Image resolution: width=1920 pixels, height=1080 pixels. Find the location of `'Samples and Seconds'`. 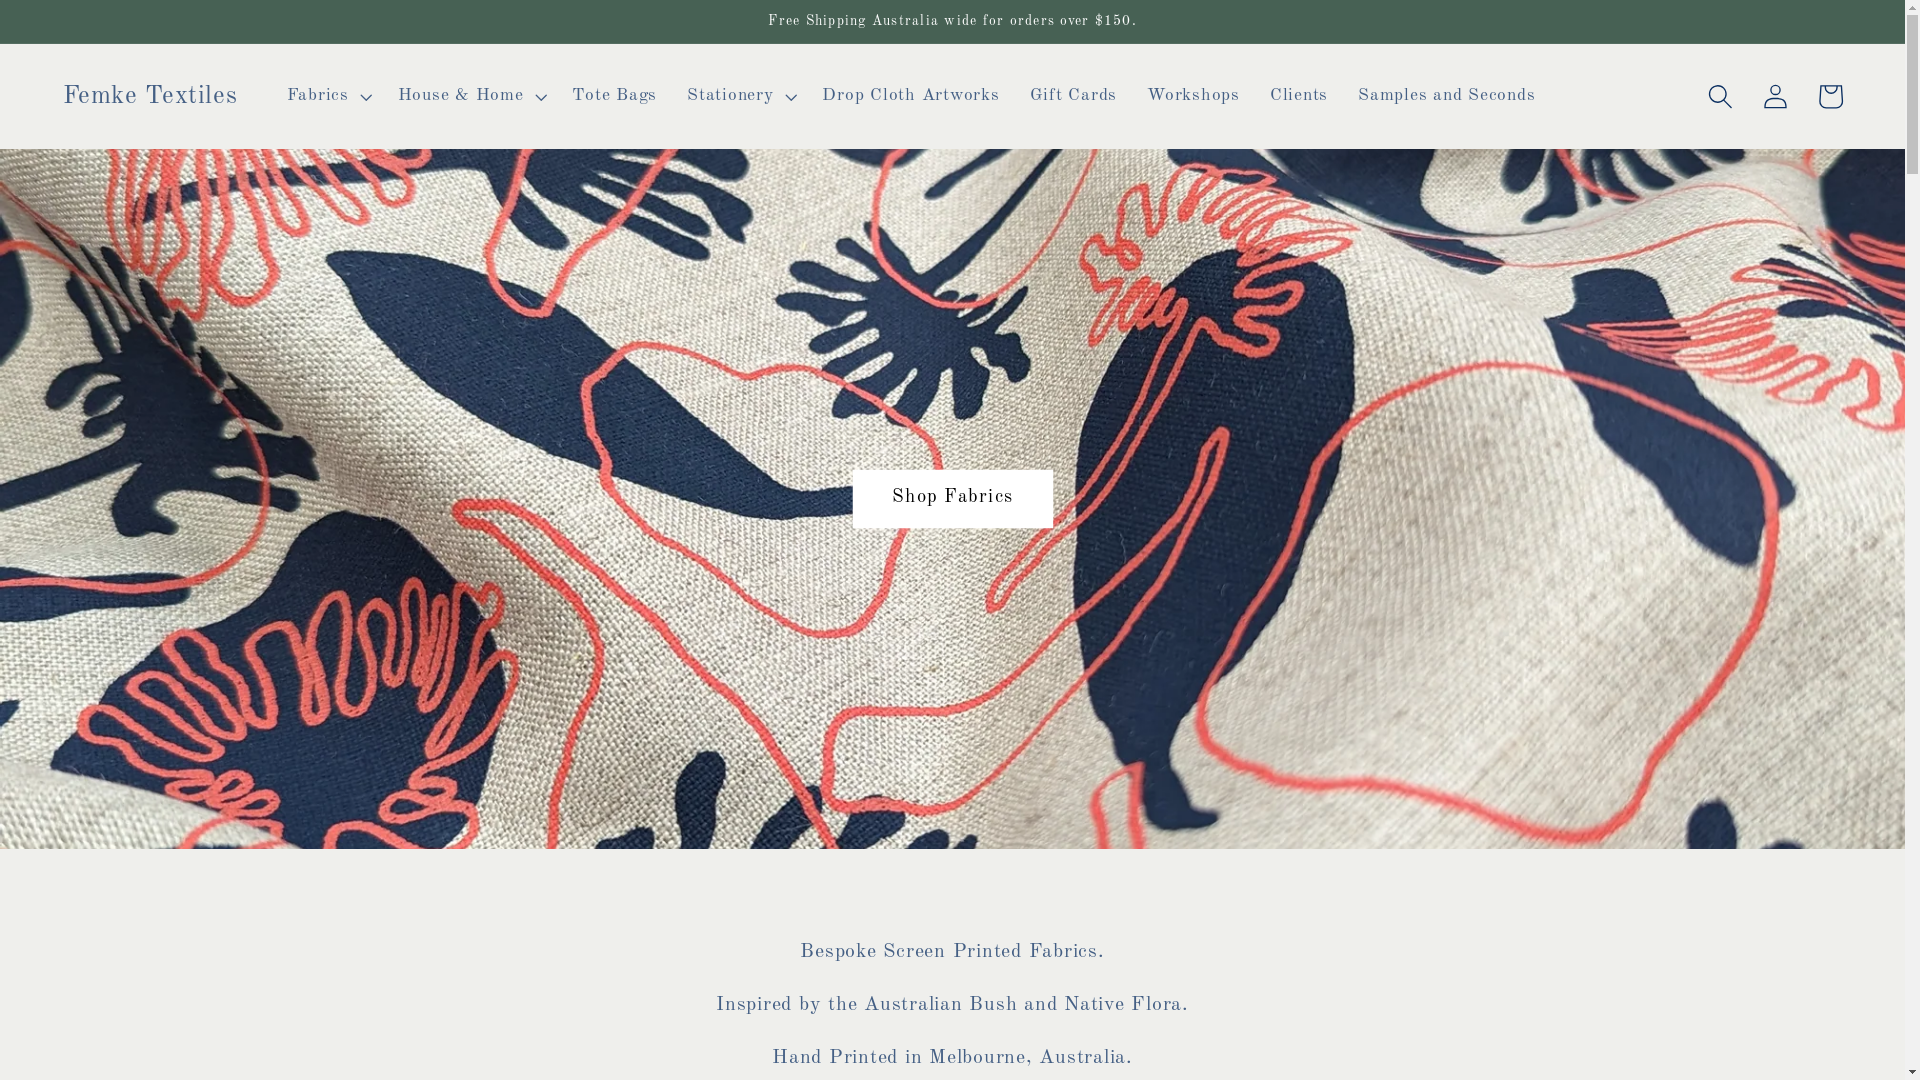

'Samples and Seconds' is located at coordinates (1446, 96).